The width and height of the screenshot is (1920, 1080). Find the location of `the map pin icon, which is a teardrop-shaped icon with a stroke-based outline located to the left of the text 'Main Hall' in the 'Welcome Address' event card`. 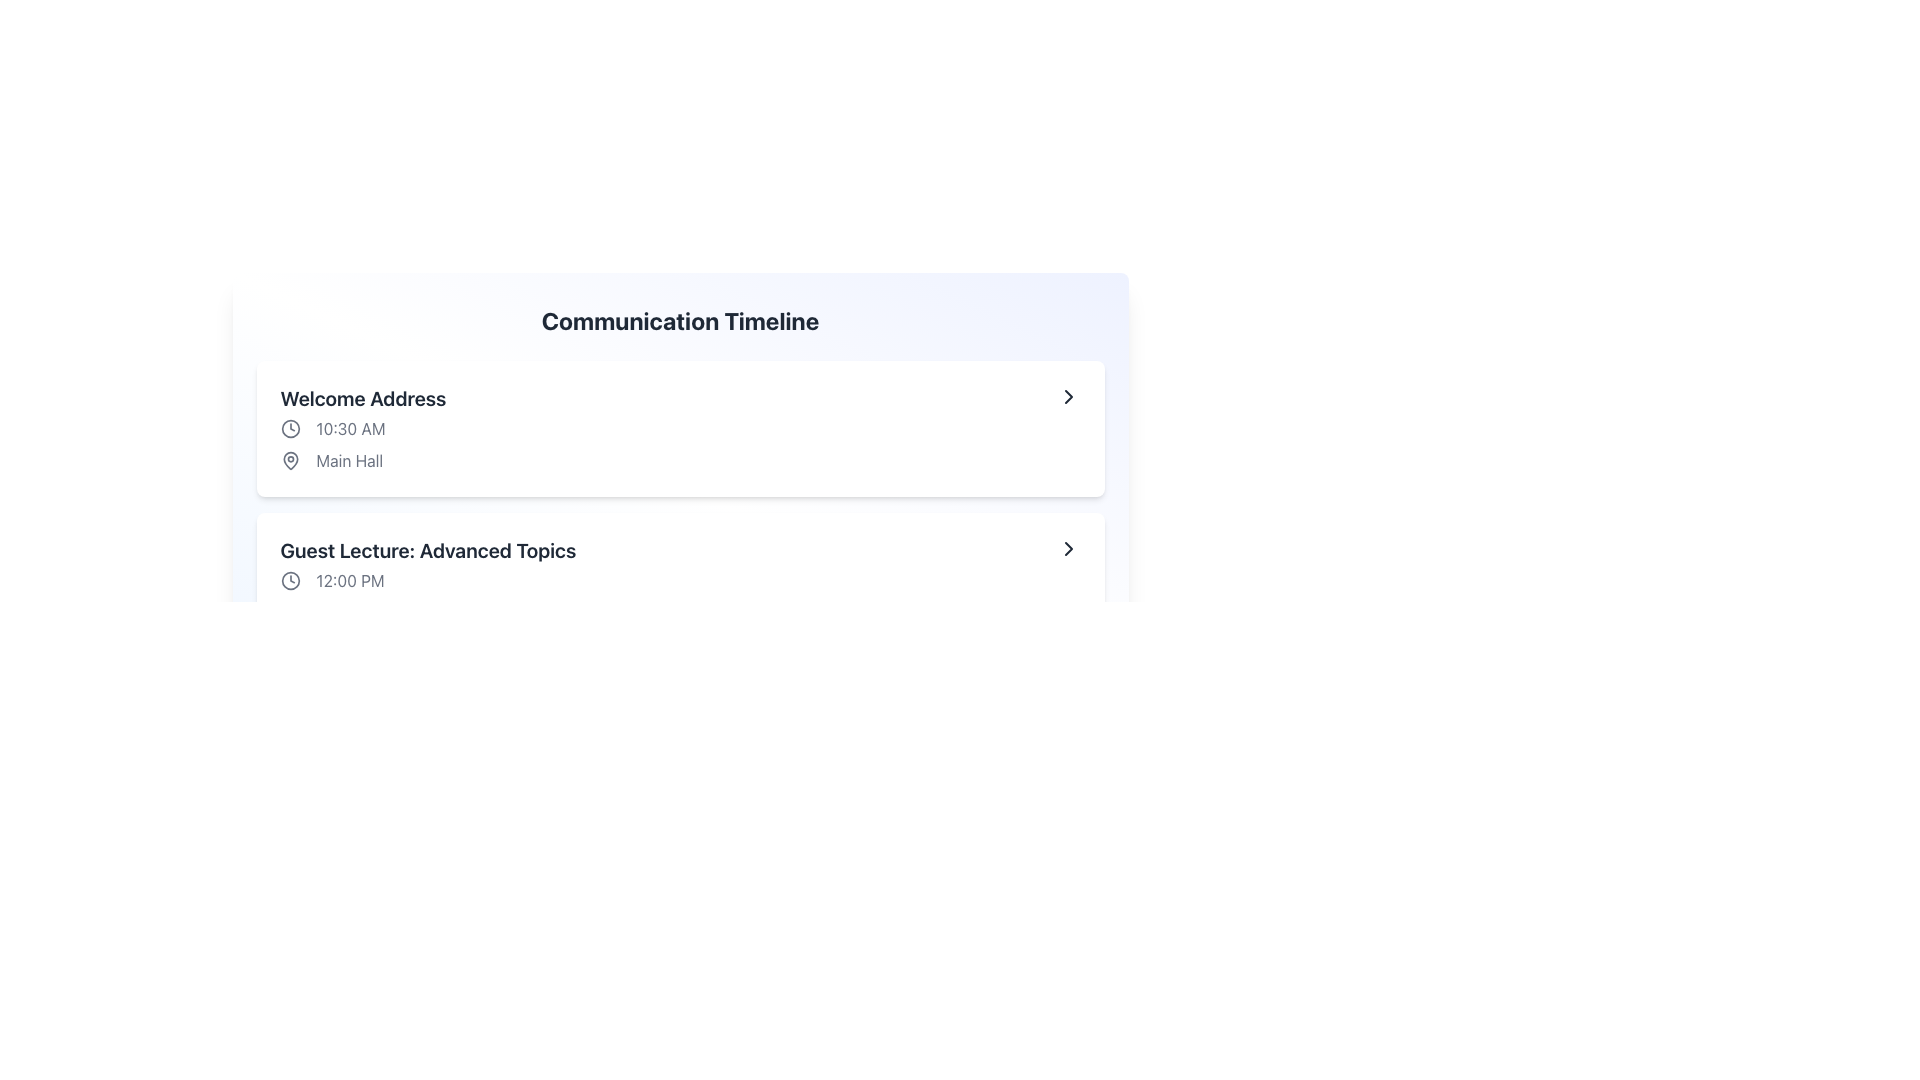

the map pin icon, which is a teardrop-shaped icon with a stroke-based outline located to the left of the text 'Main Hall' in the 'Welcome Address' event card is located at coordinates (289, 461).